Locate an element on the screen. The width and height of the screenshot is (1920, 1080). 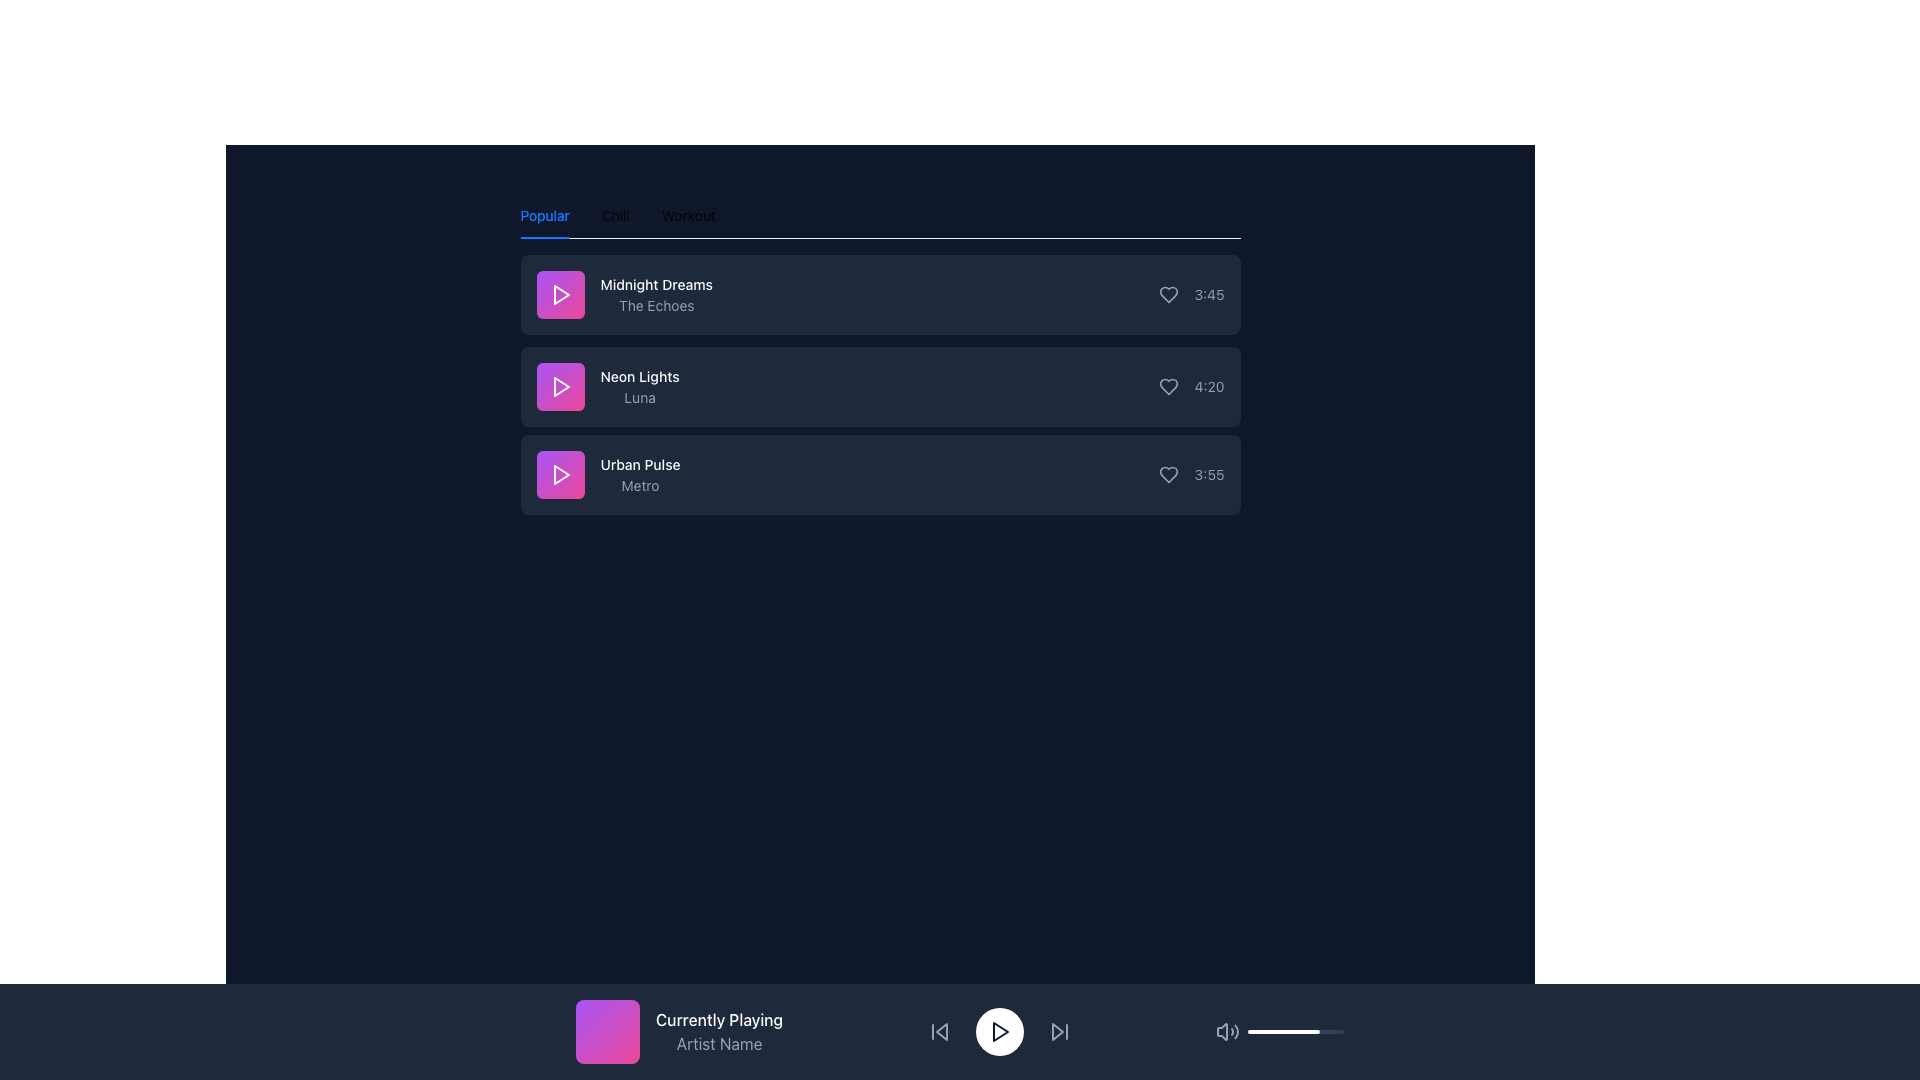
the 'Chill' tab navigation control is located at coordinates (614, 216).